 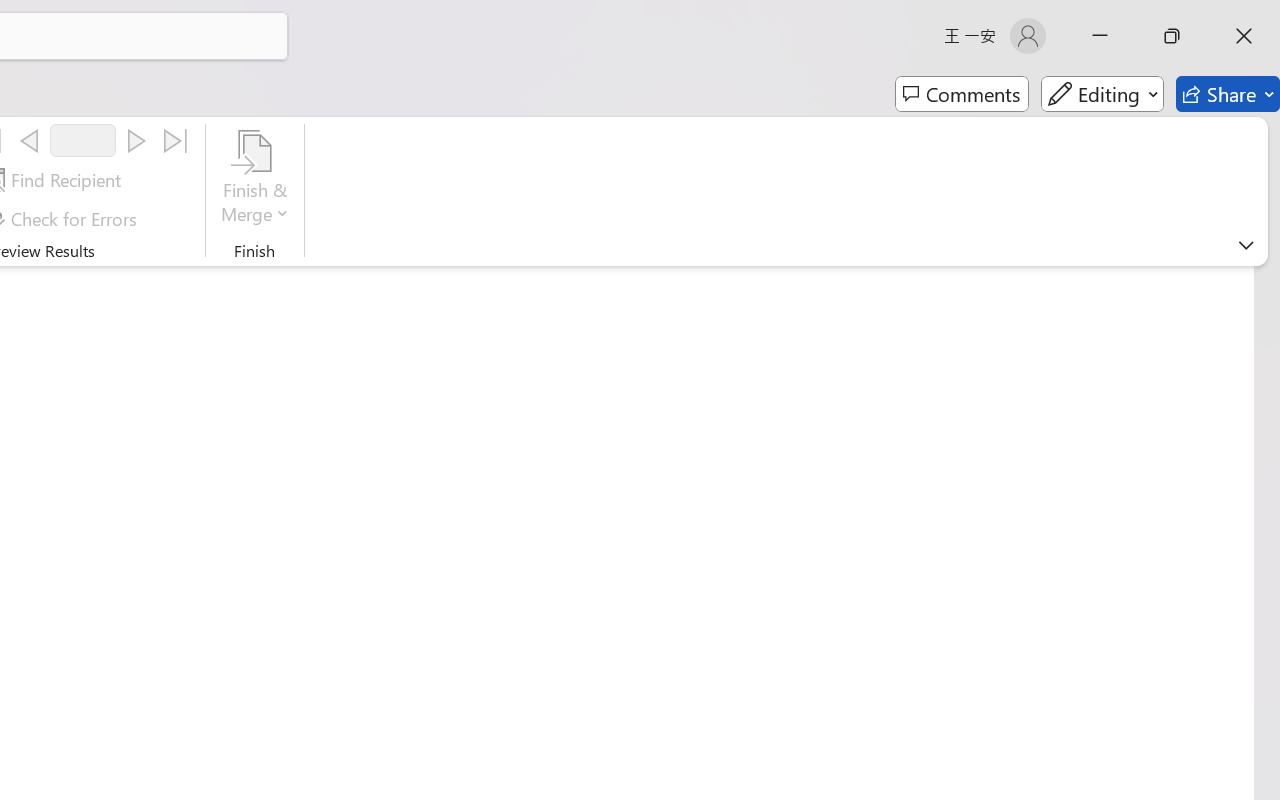 What do you see at coordinates (1243, 35) in the screenshot?
I see `'Close'` at bounding box center [1243, 35].